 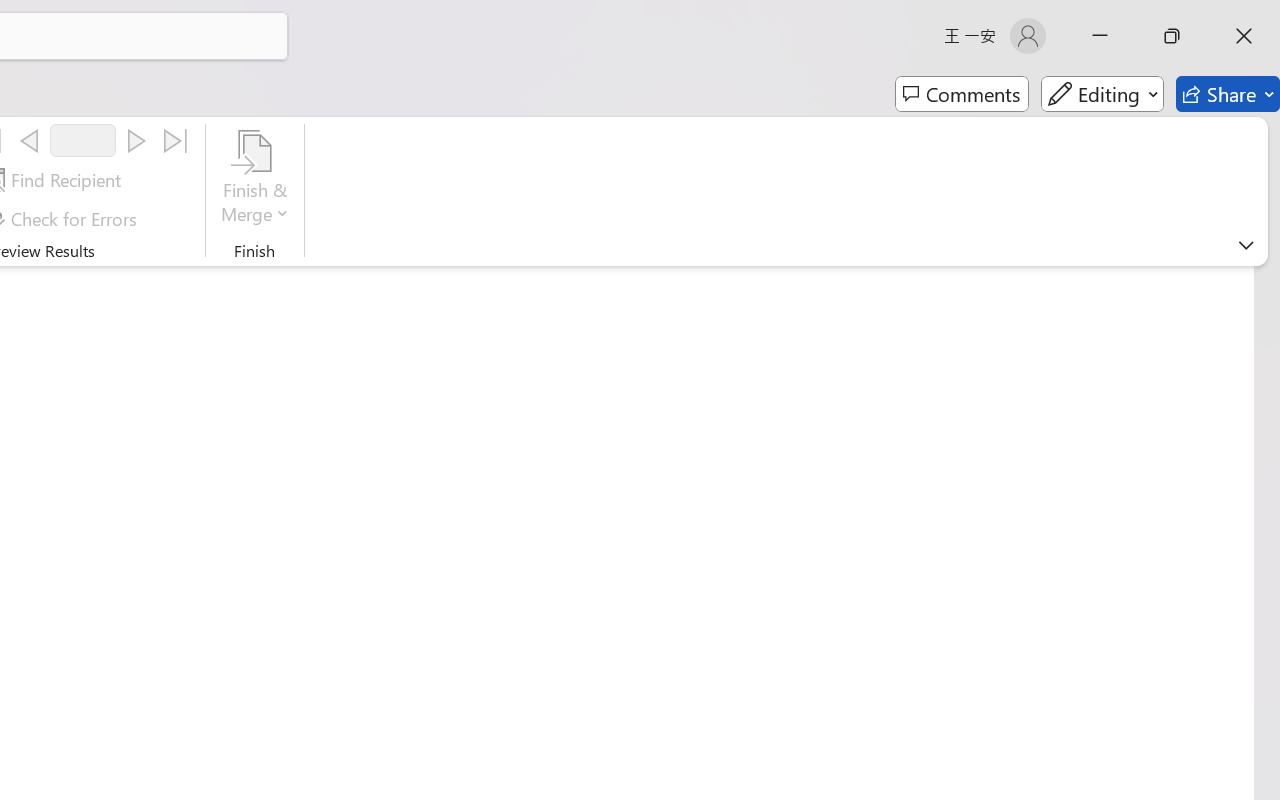 What do you see at coordinates (1243, 35) in the screenshot?
I see `'Close'` at bounding box center [1243, 35].